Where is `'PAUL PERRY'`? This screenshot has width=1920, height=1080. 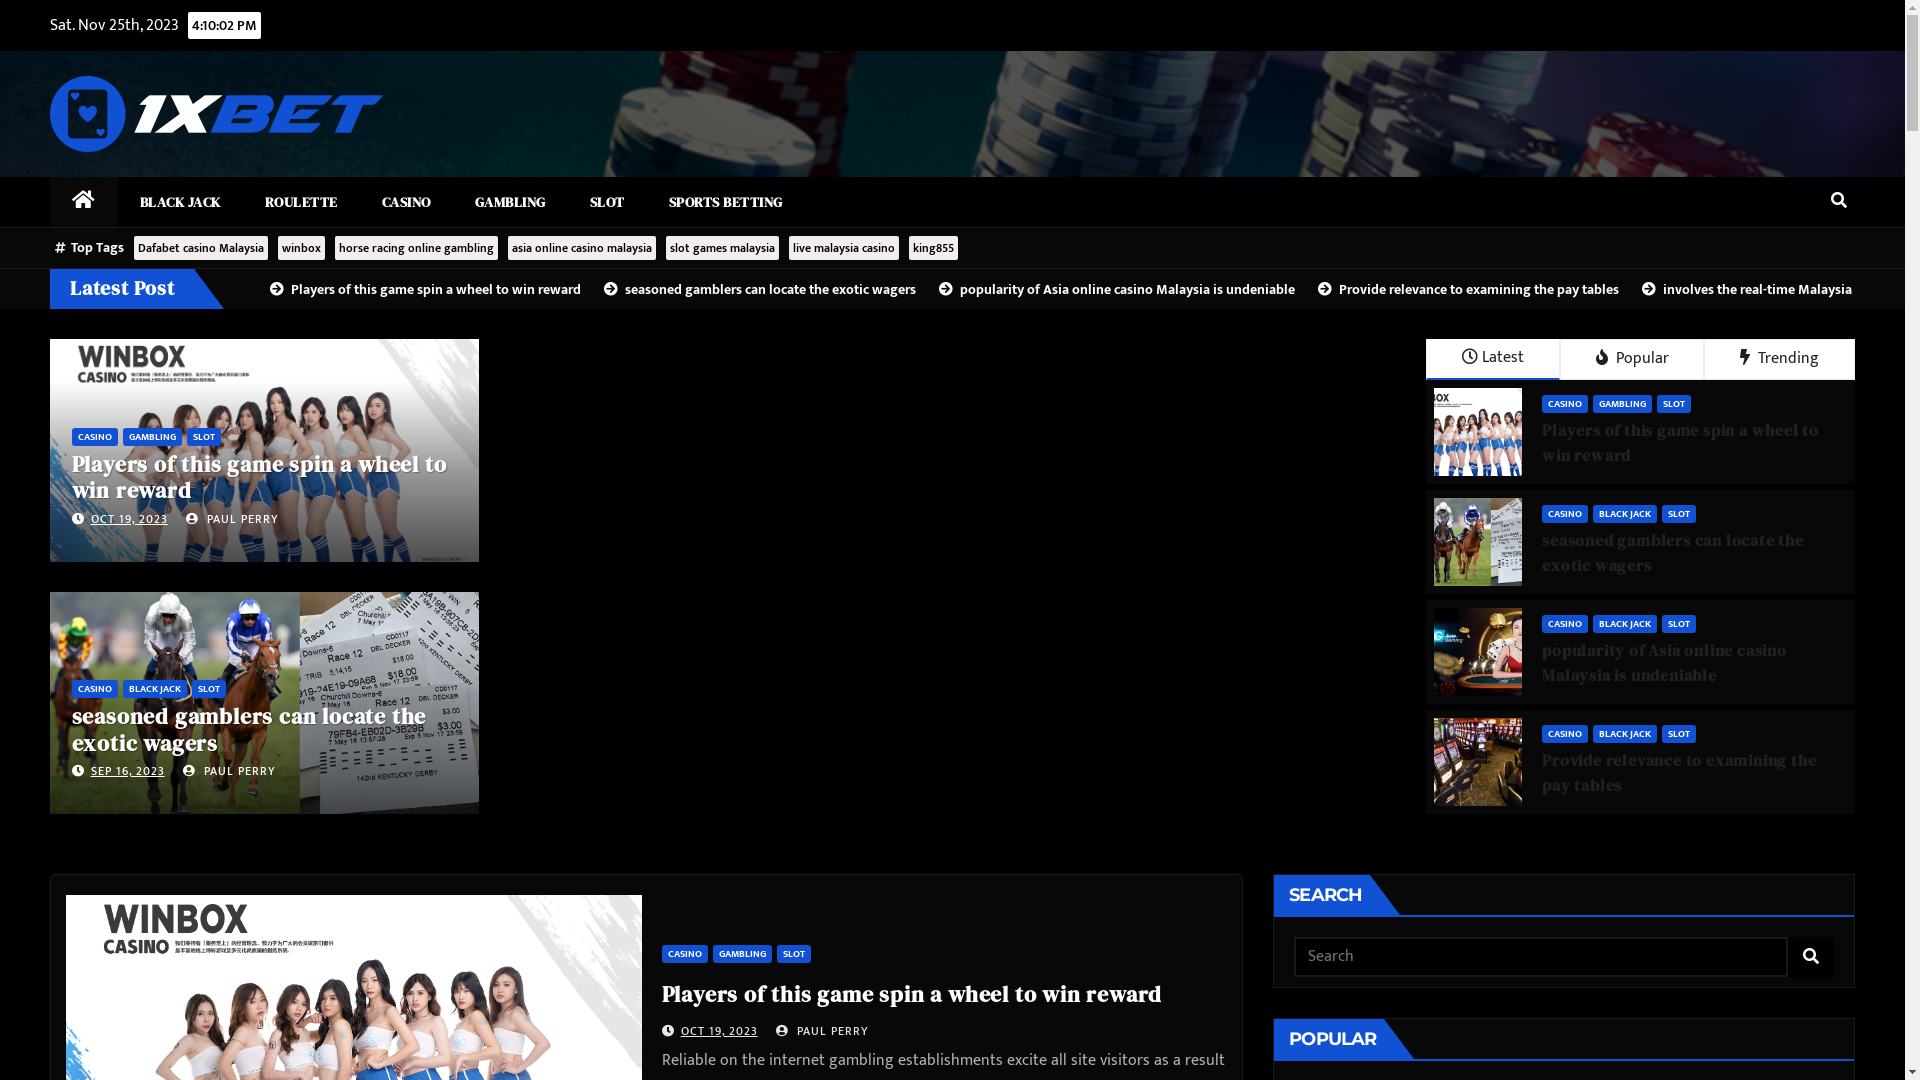 'PAUL PERRY' is located at coordinates (232, 516).